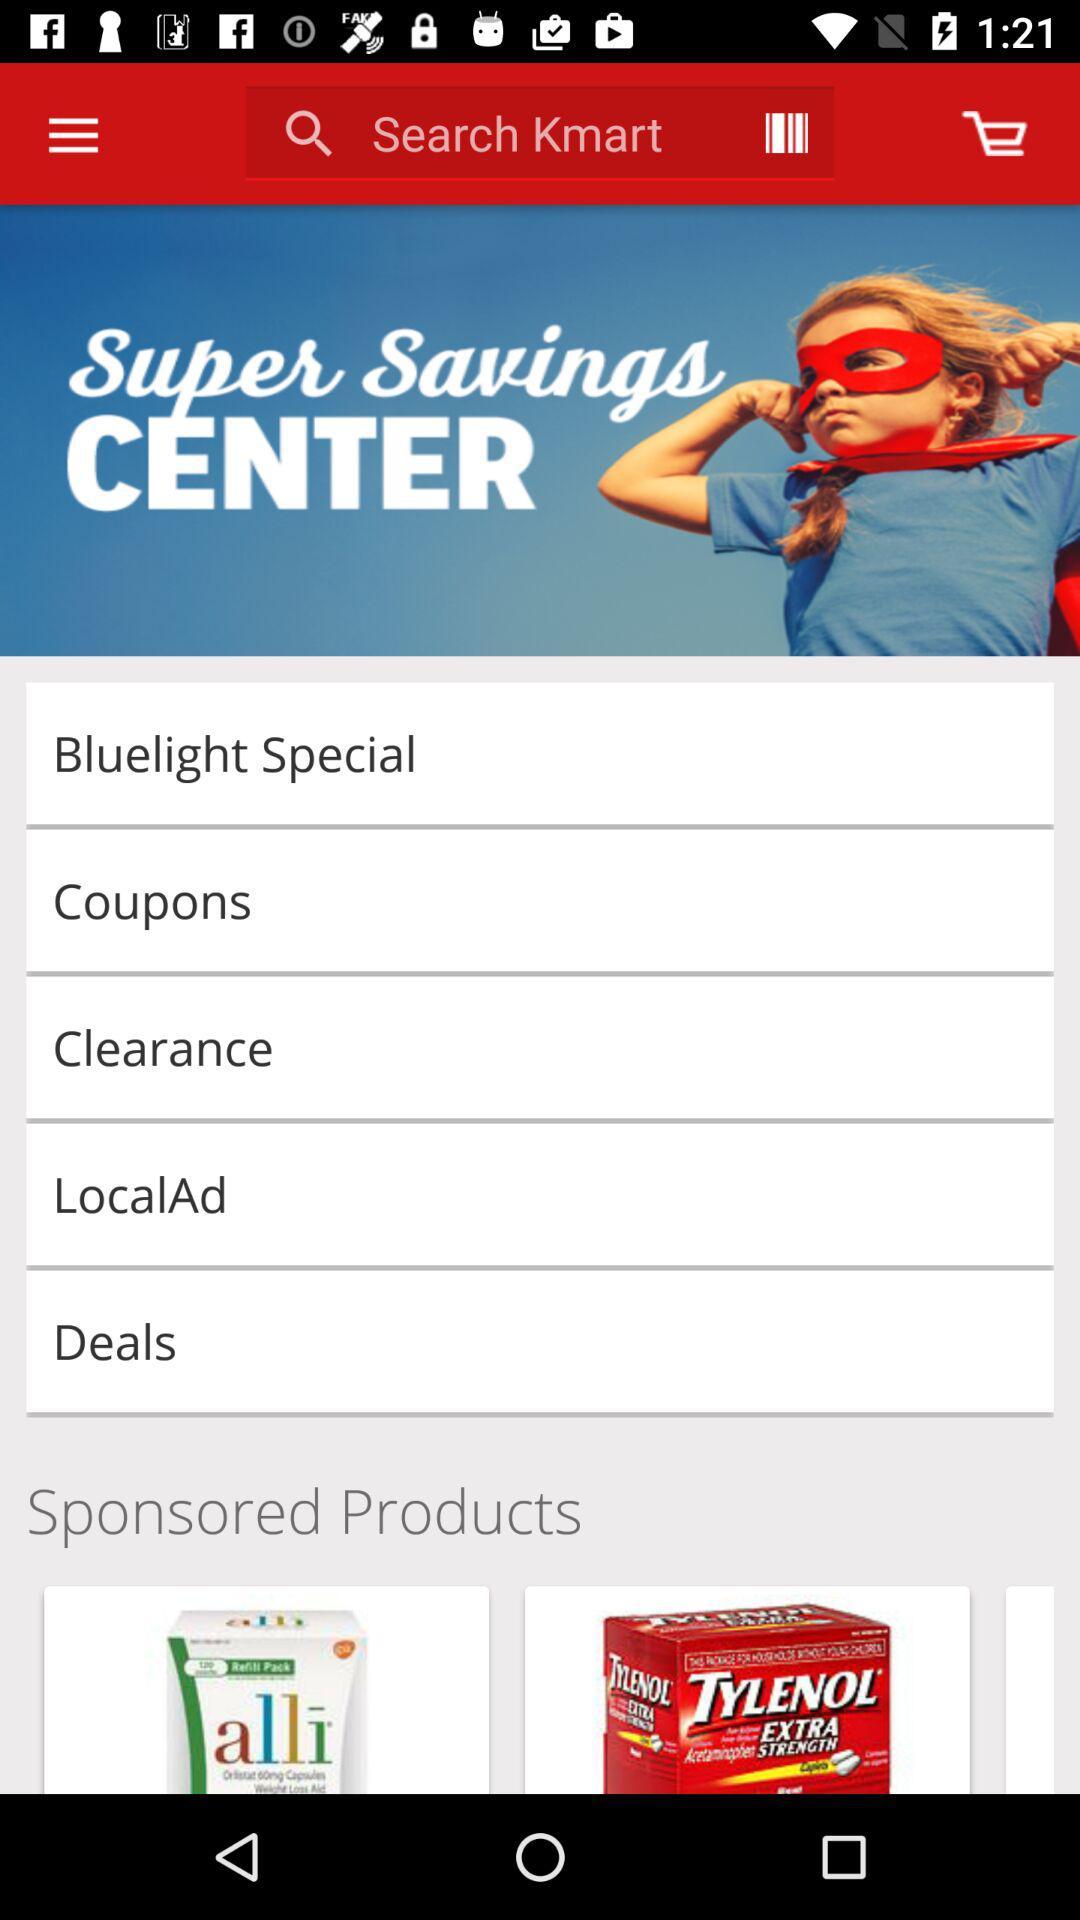 This screenshot has height=1920, width=1080. What do you see at coordinates (785, 132) in the screenshot?
I see `app to the right of search kmart app` at bounding box center [785, 132].